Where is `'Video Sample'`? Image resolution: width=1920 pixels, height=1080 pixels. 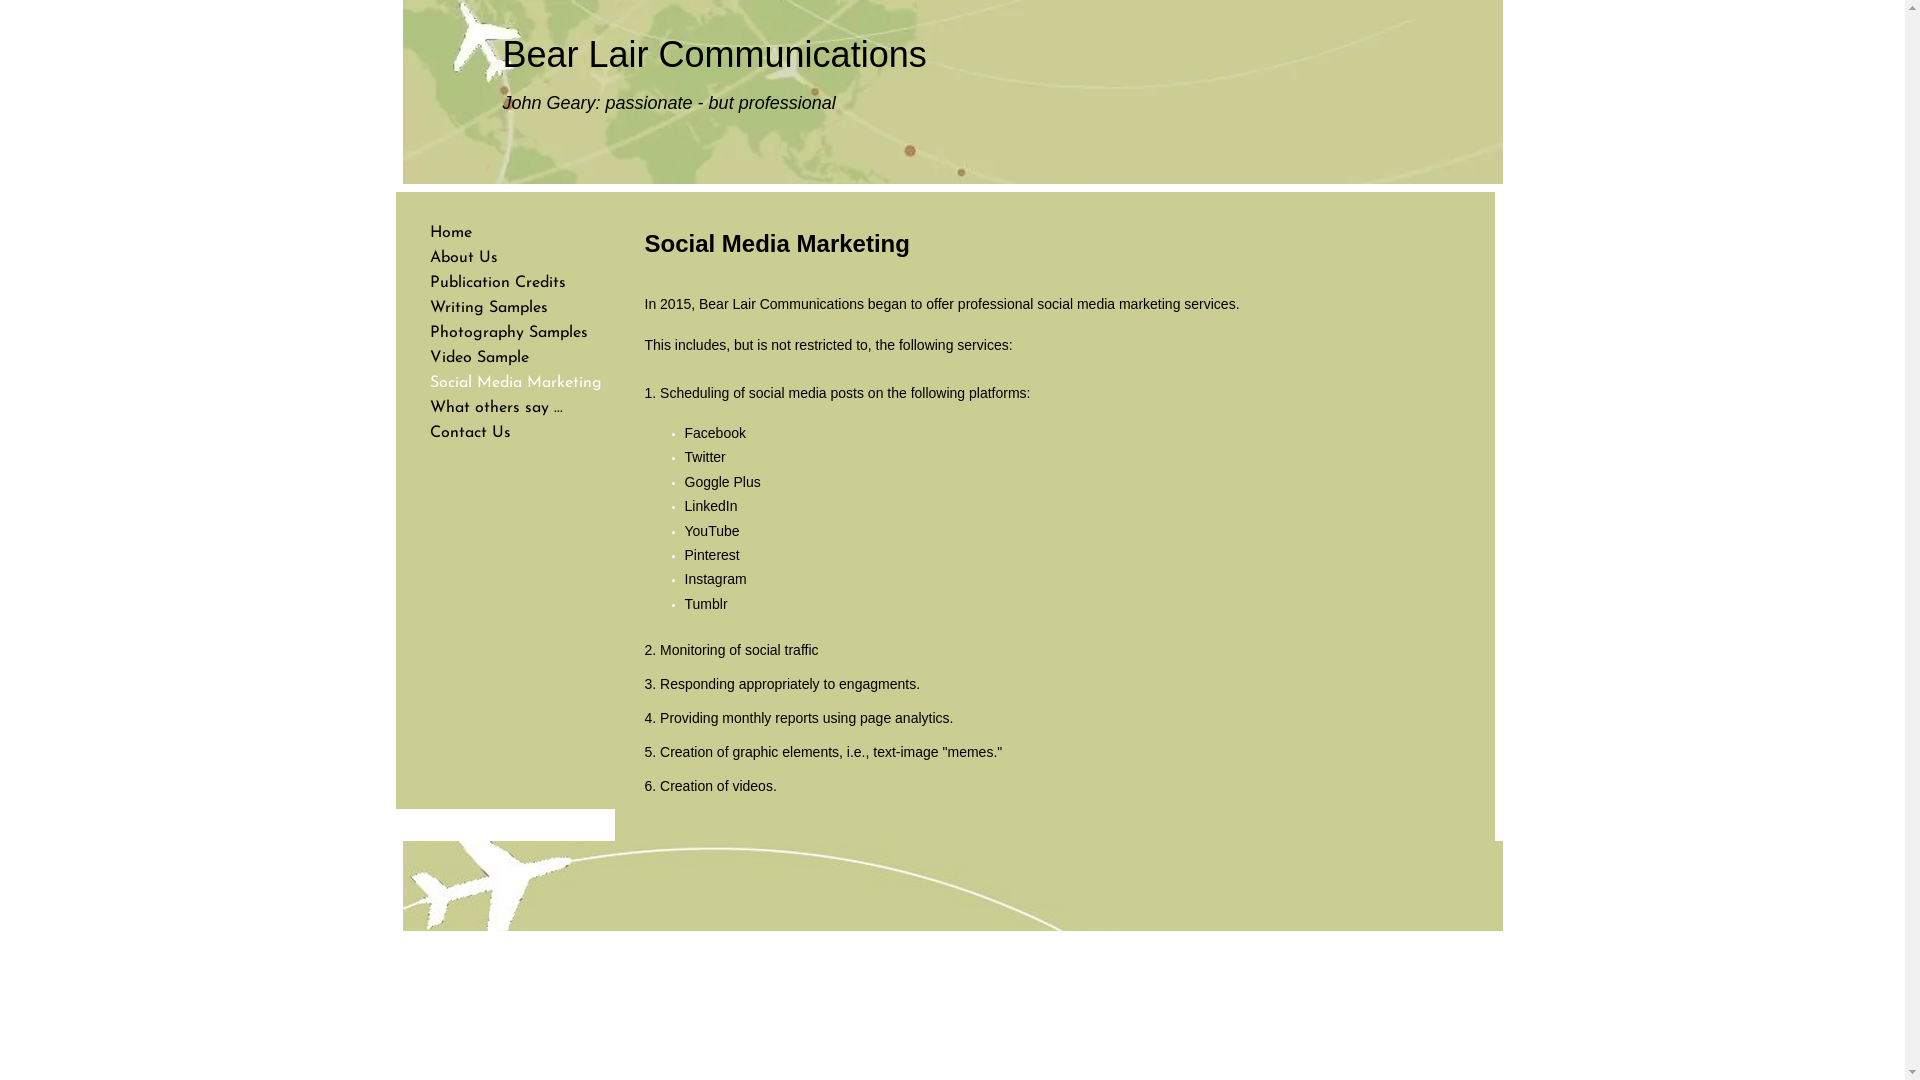
'Video Sample' is located at coordinates (478, 357).